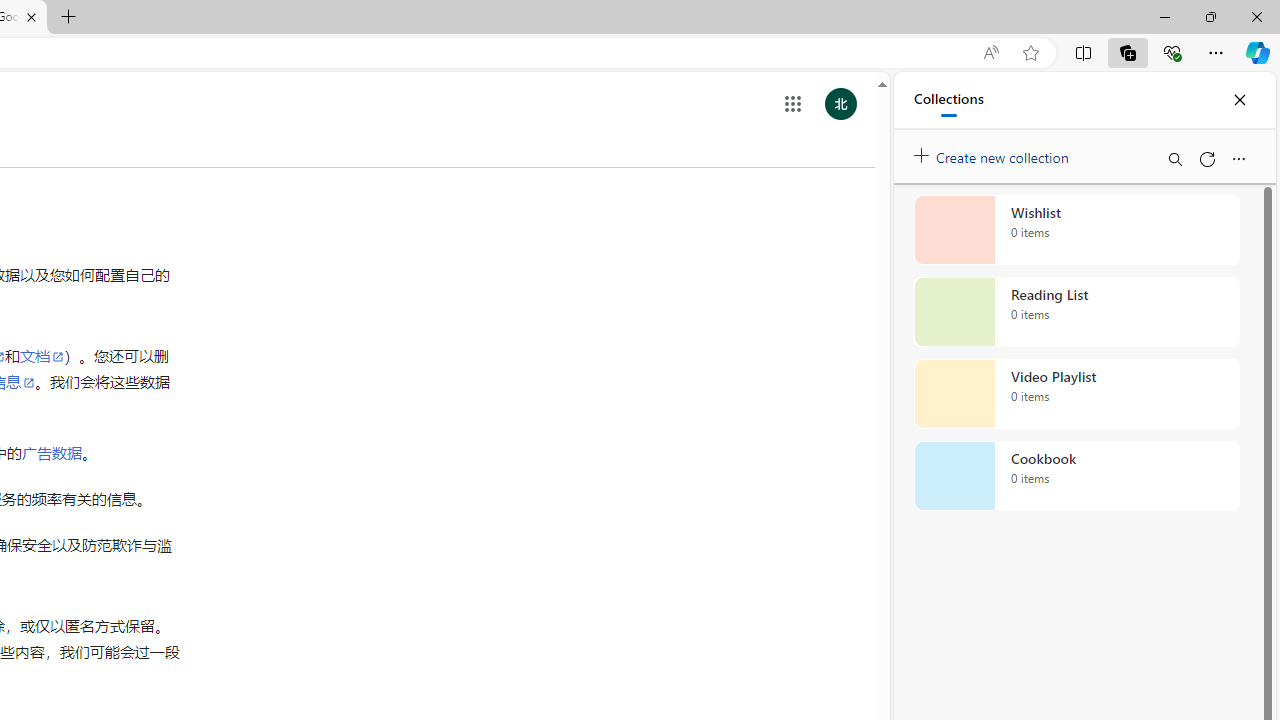 This screenshot has height=720, width=1280. I want to click on 'More options menu', so click(1237, 158).